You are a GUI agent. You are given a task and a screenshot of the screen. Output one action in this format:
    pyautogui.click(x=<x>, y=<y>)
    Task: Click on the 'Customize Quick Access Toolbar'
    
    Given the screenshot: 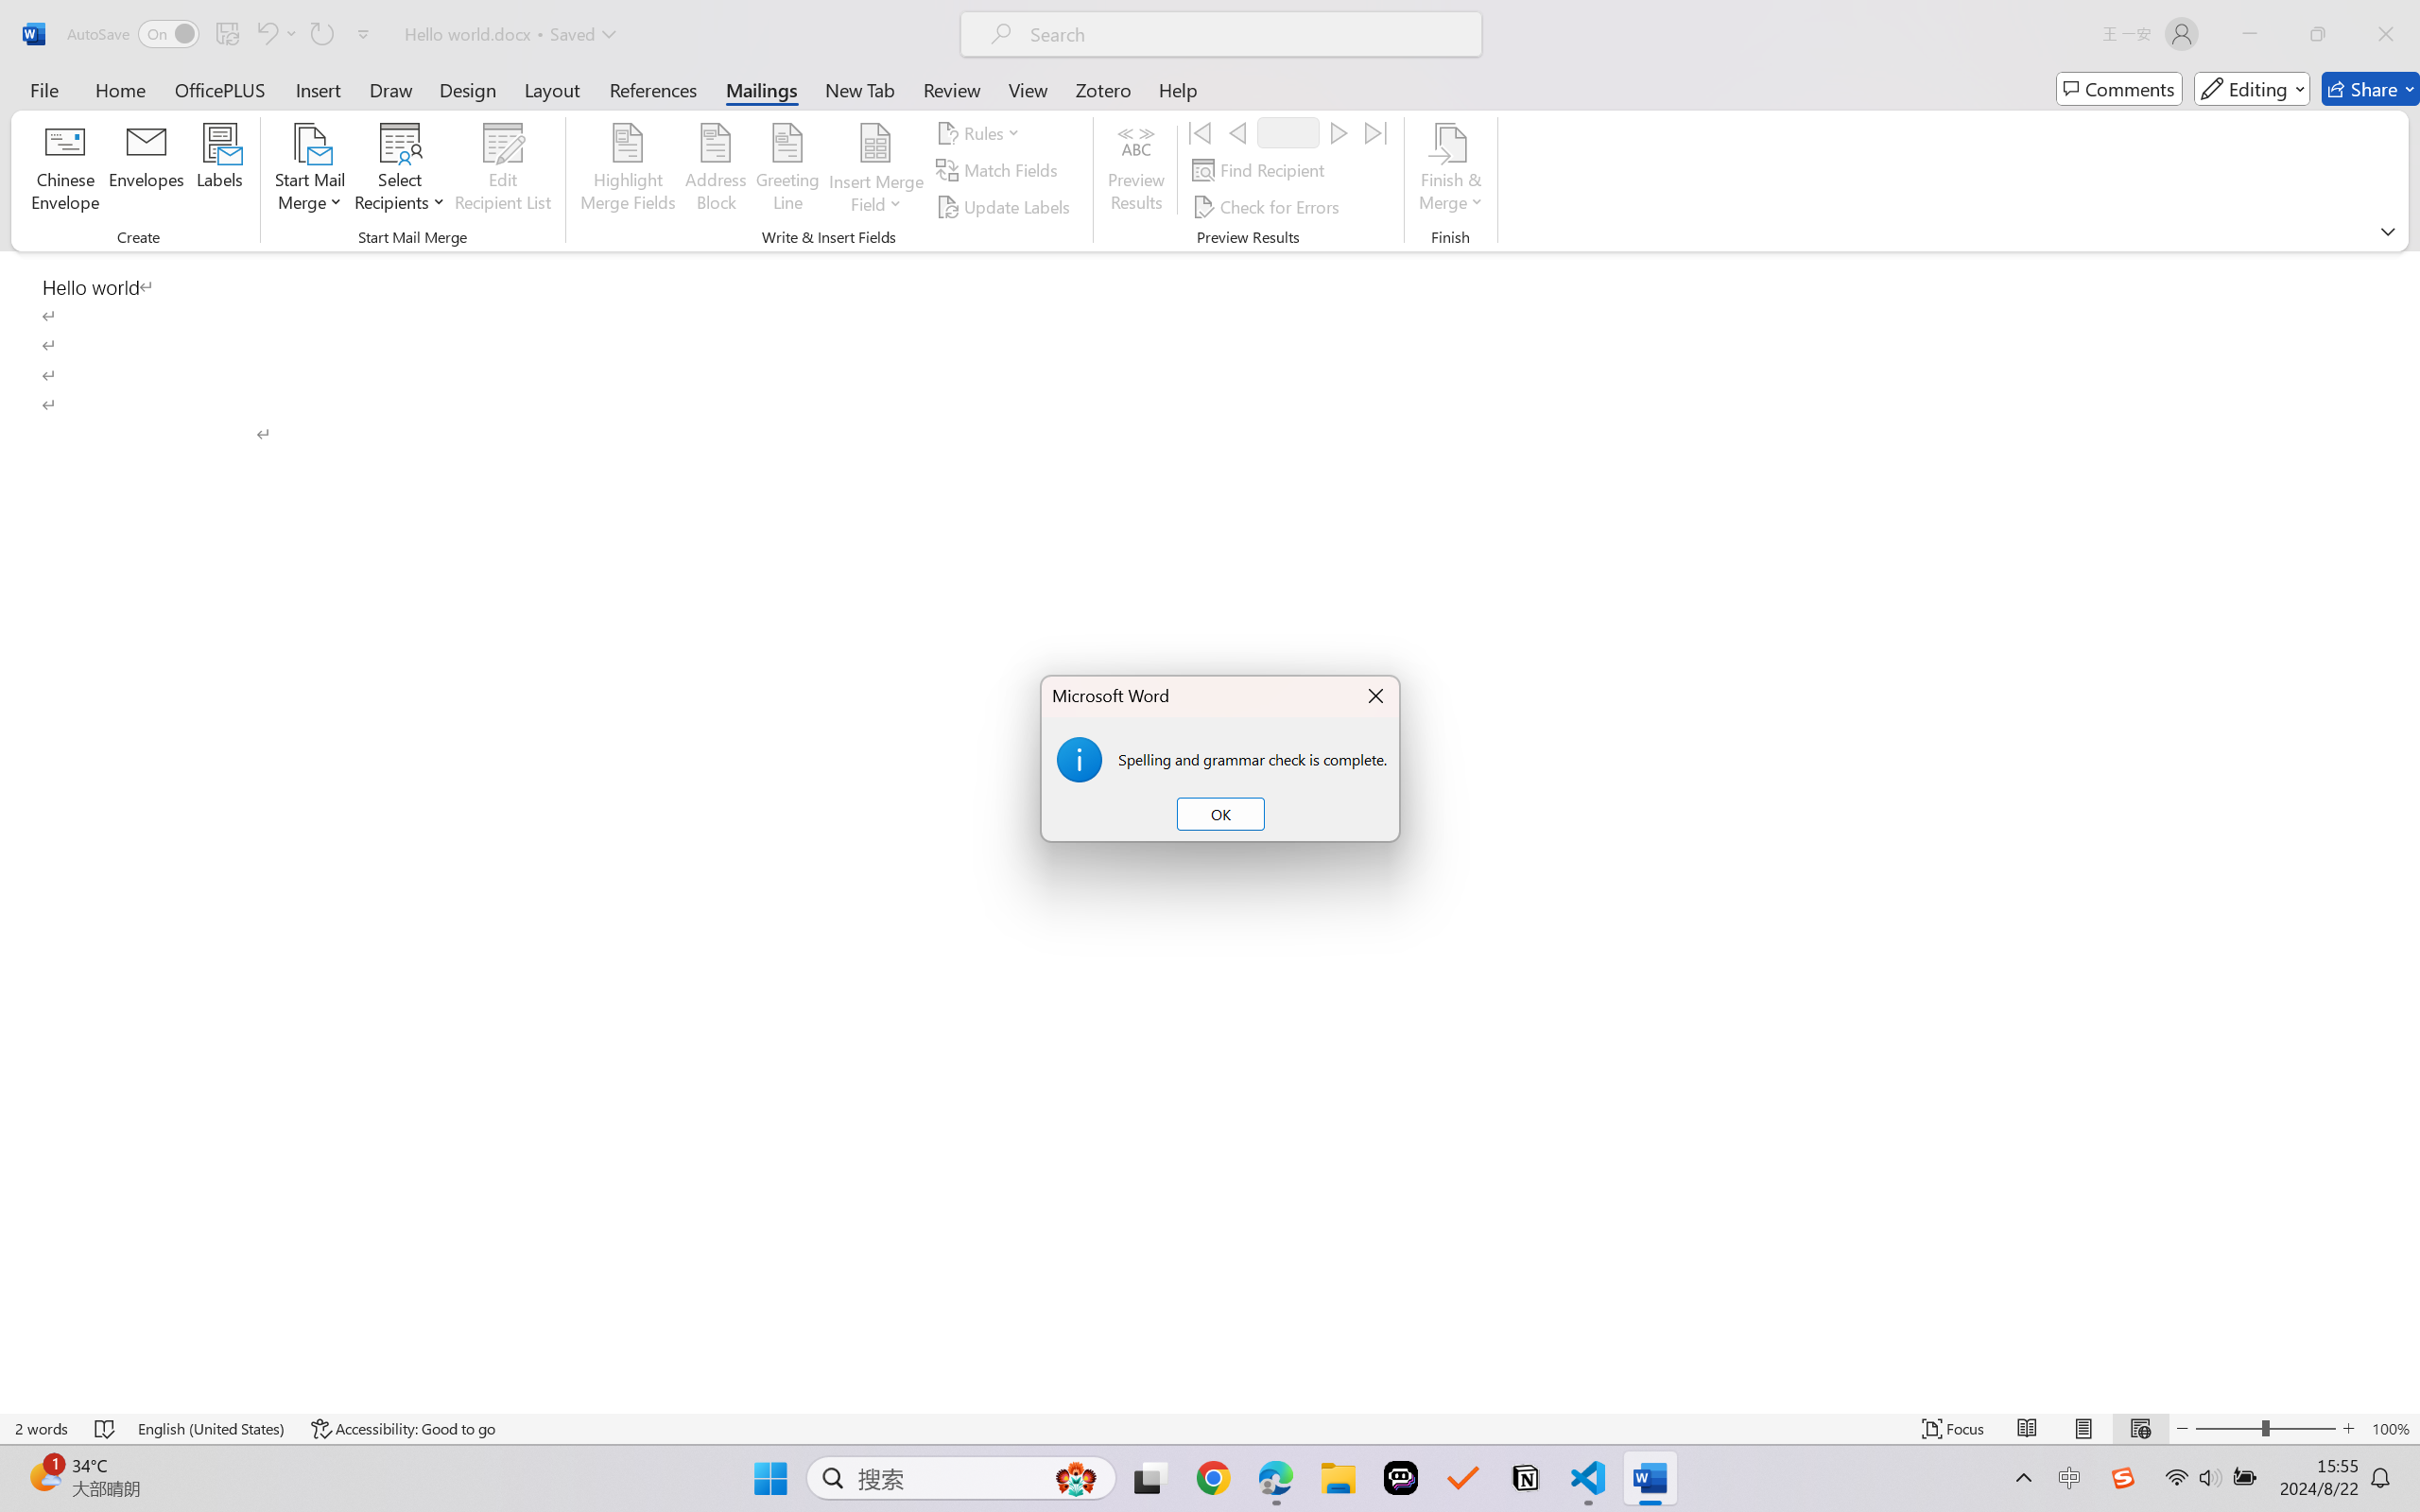 What is the action you would take?
    pyautogui.click(x=363, y=33)
    